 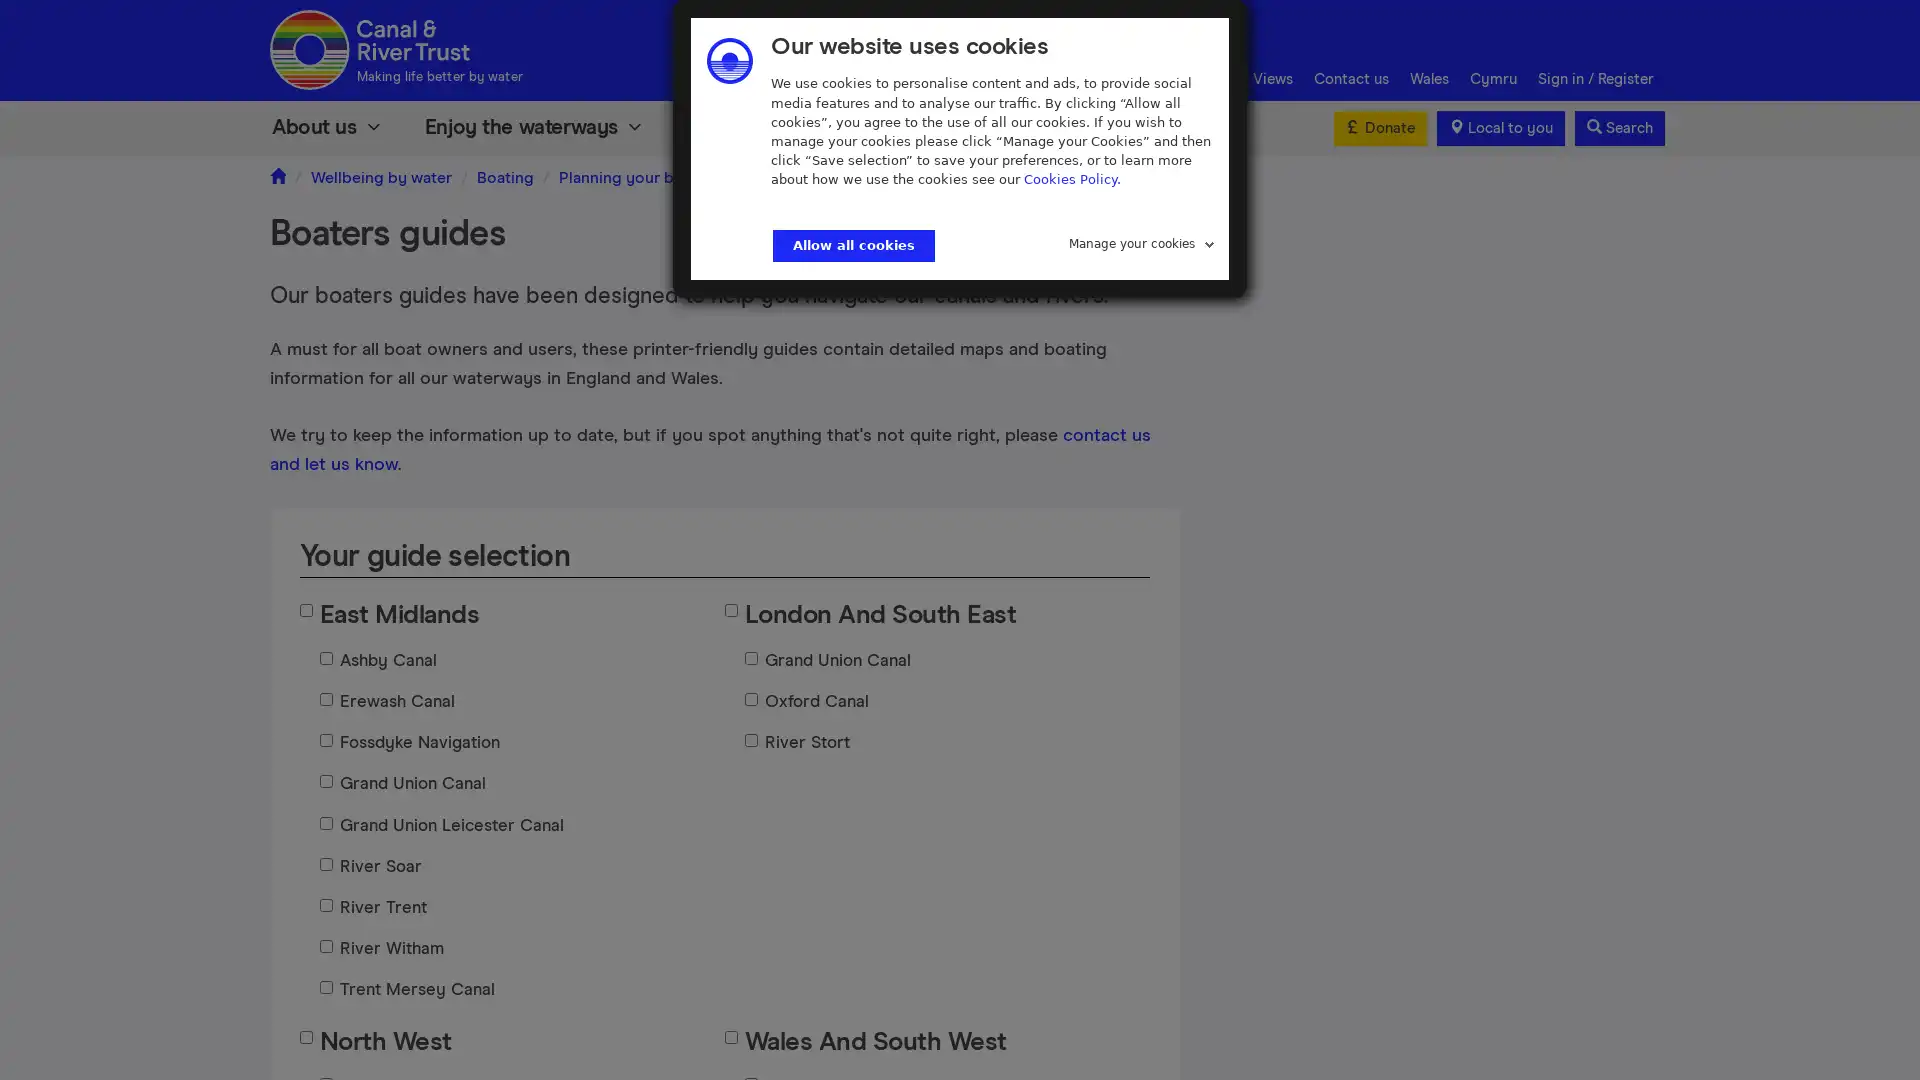 I want to click on Donate, so click(x=1379, y=127).